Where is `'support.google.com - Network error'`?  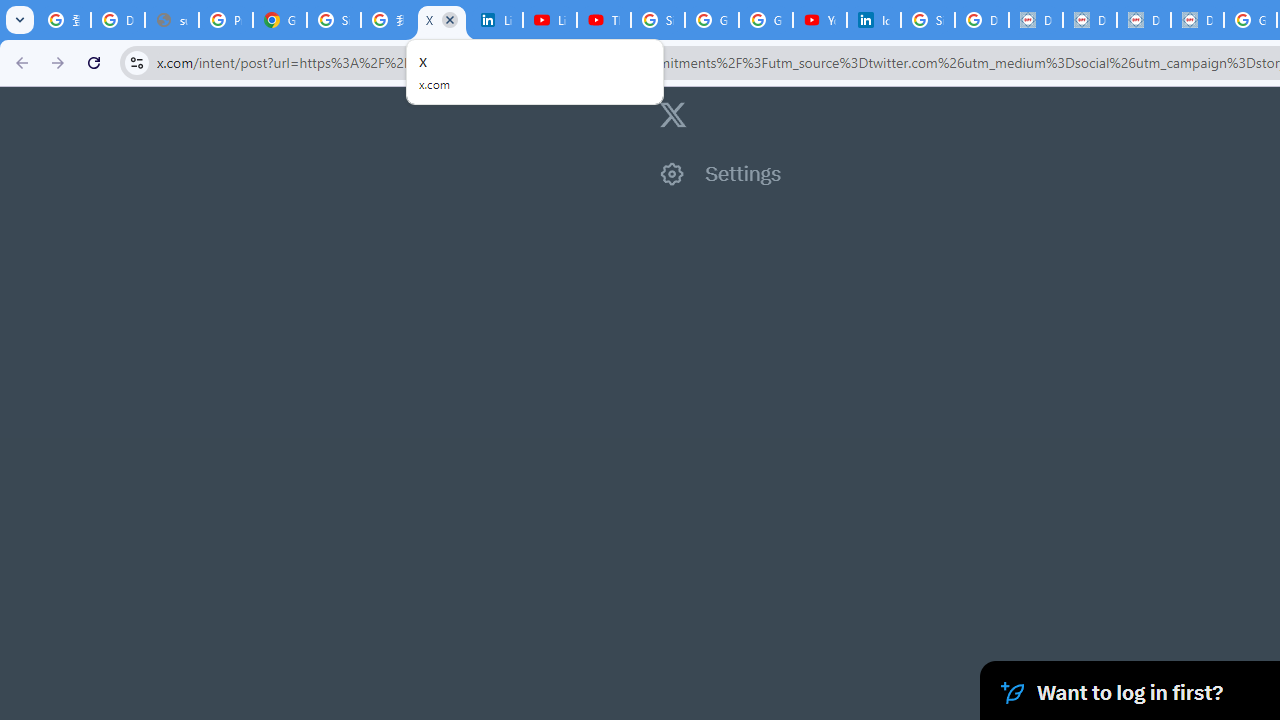 'support.google.com - Network error' is located at coordinates (171, 20).